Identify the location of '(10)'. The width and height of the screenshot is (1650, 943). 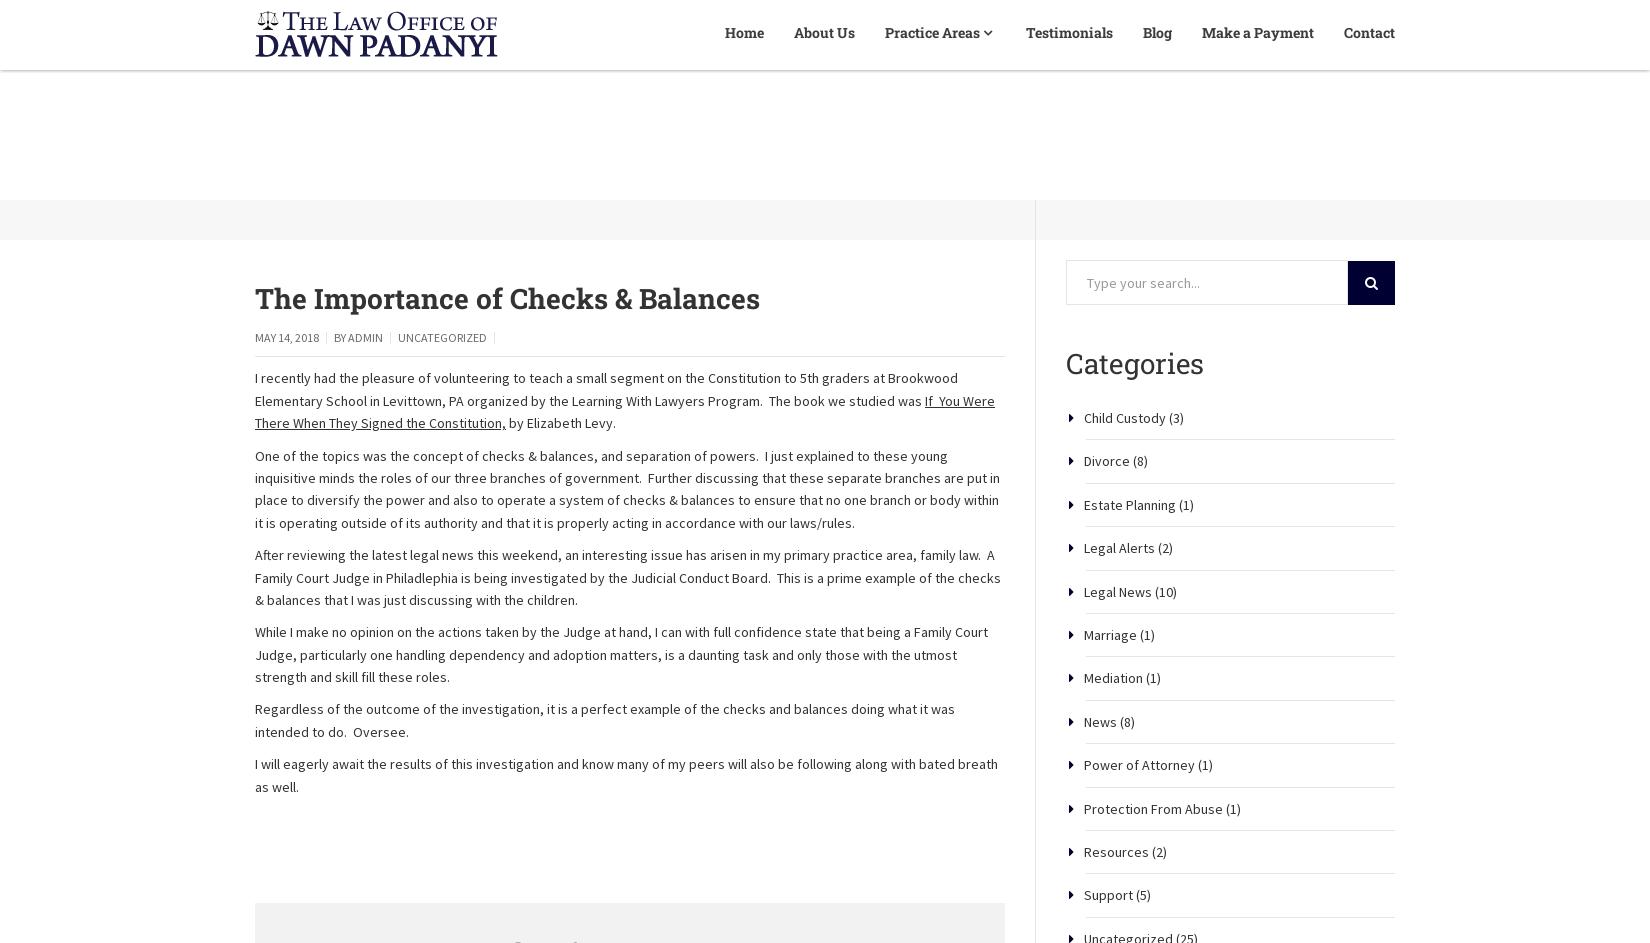
(1164, 661).